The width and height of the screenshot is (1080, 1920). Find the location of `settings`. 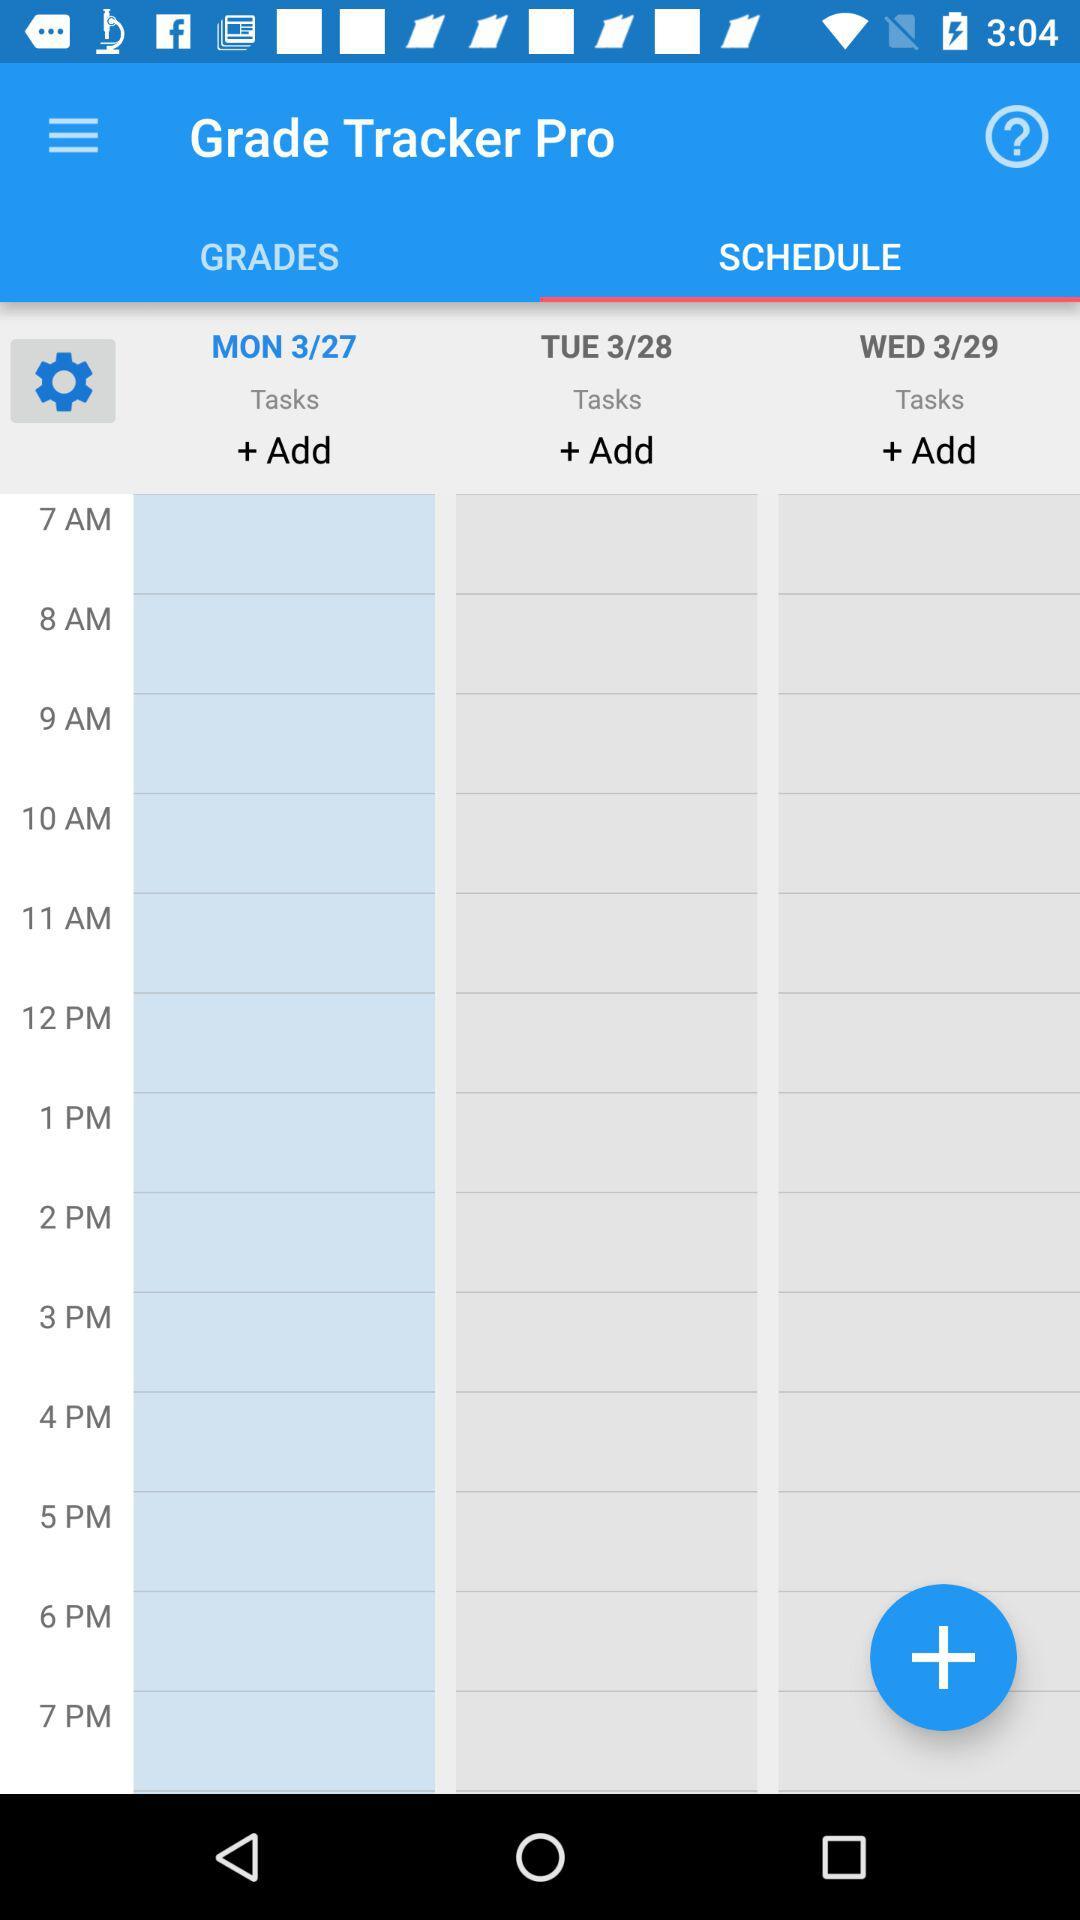

settings is located at coordinates (61, 380).